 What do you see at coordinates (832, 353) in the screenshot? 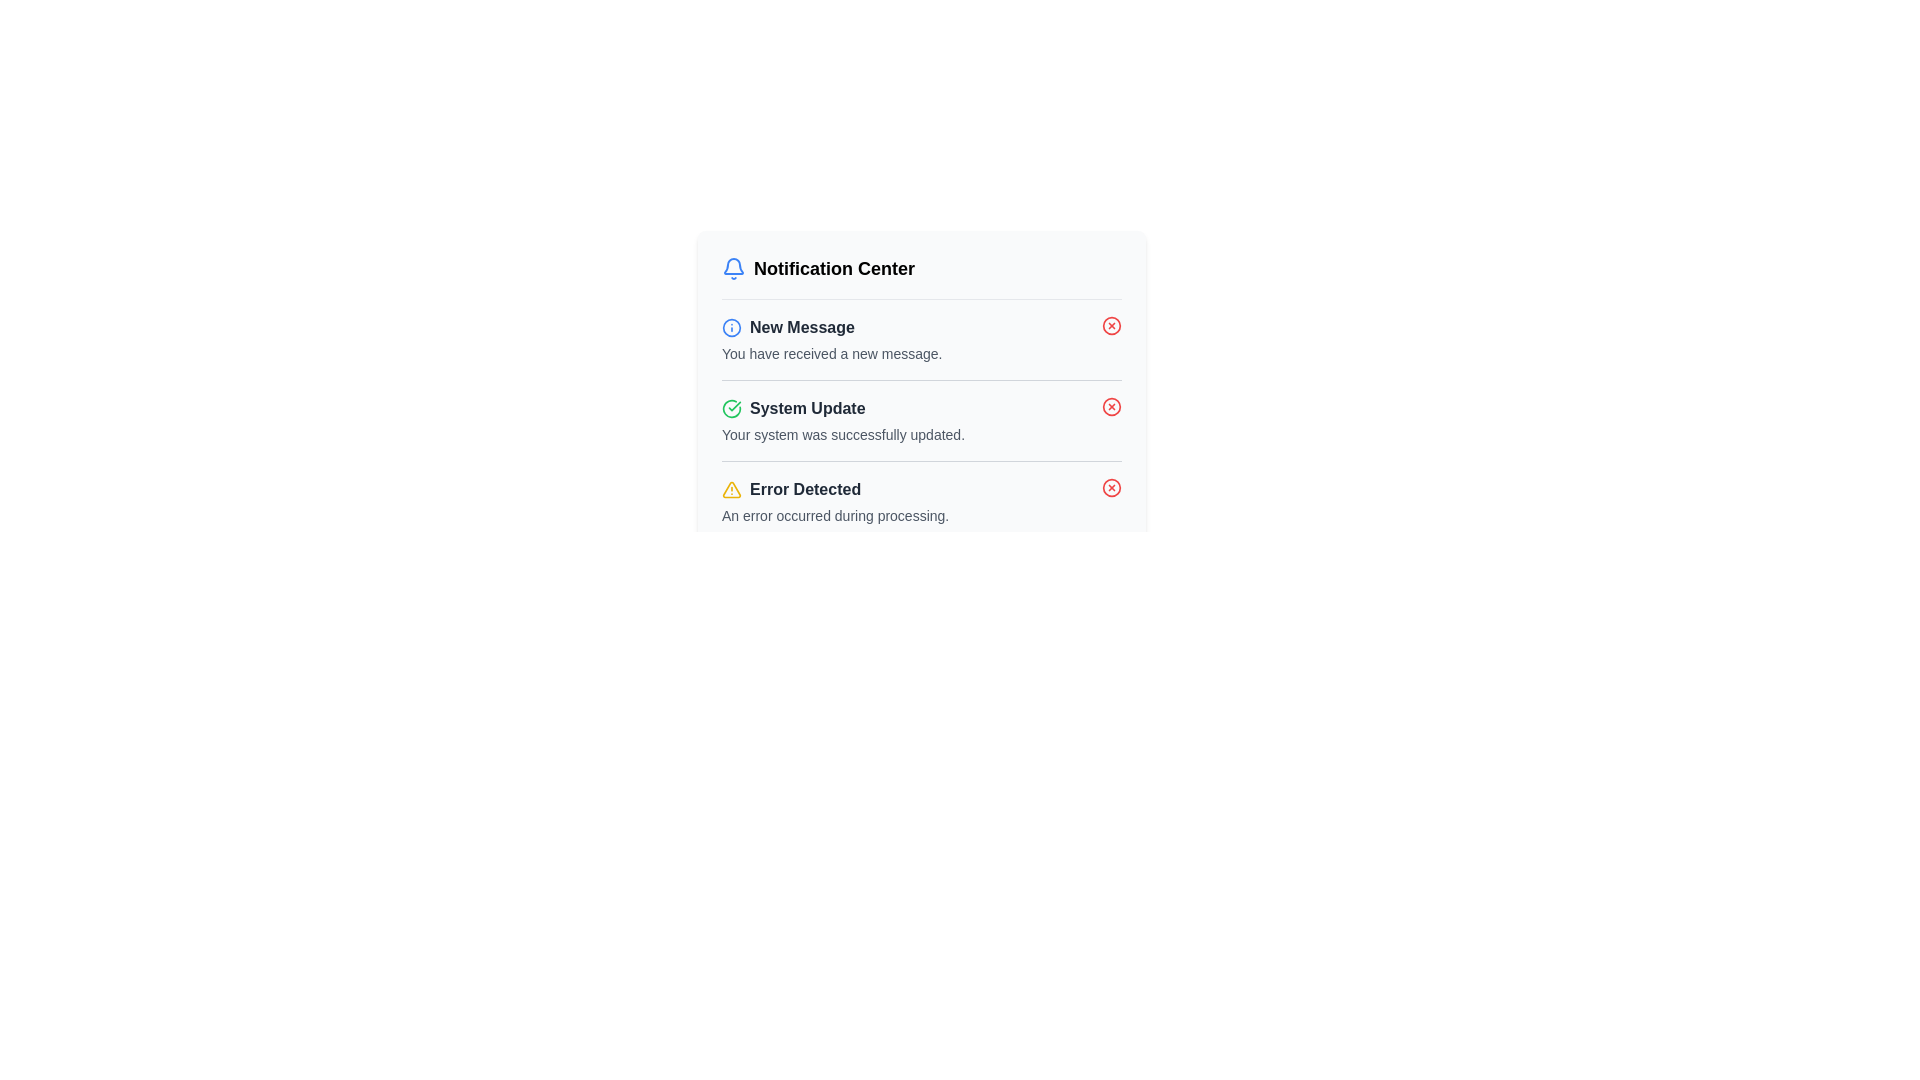
I see `the text label that provides additional information related to the 'New Message' notification, located below the 'New Message' title in the notification section` at bounding box center [832, 353].